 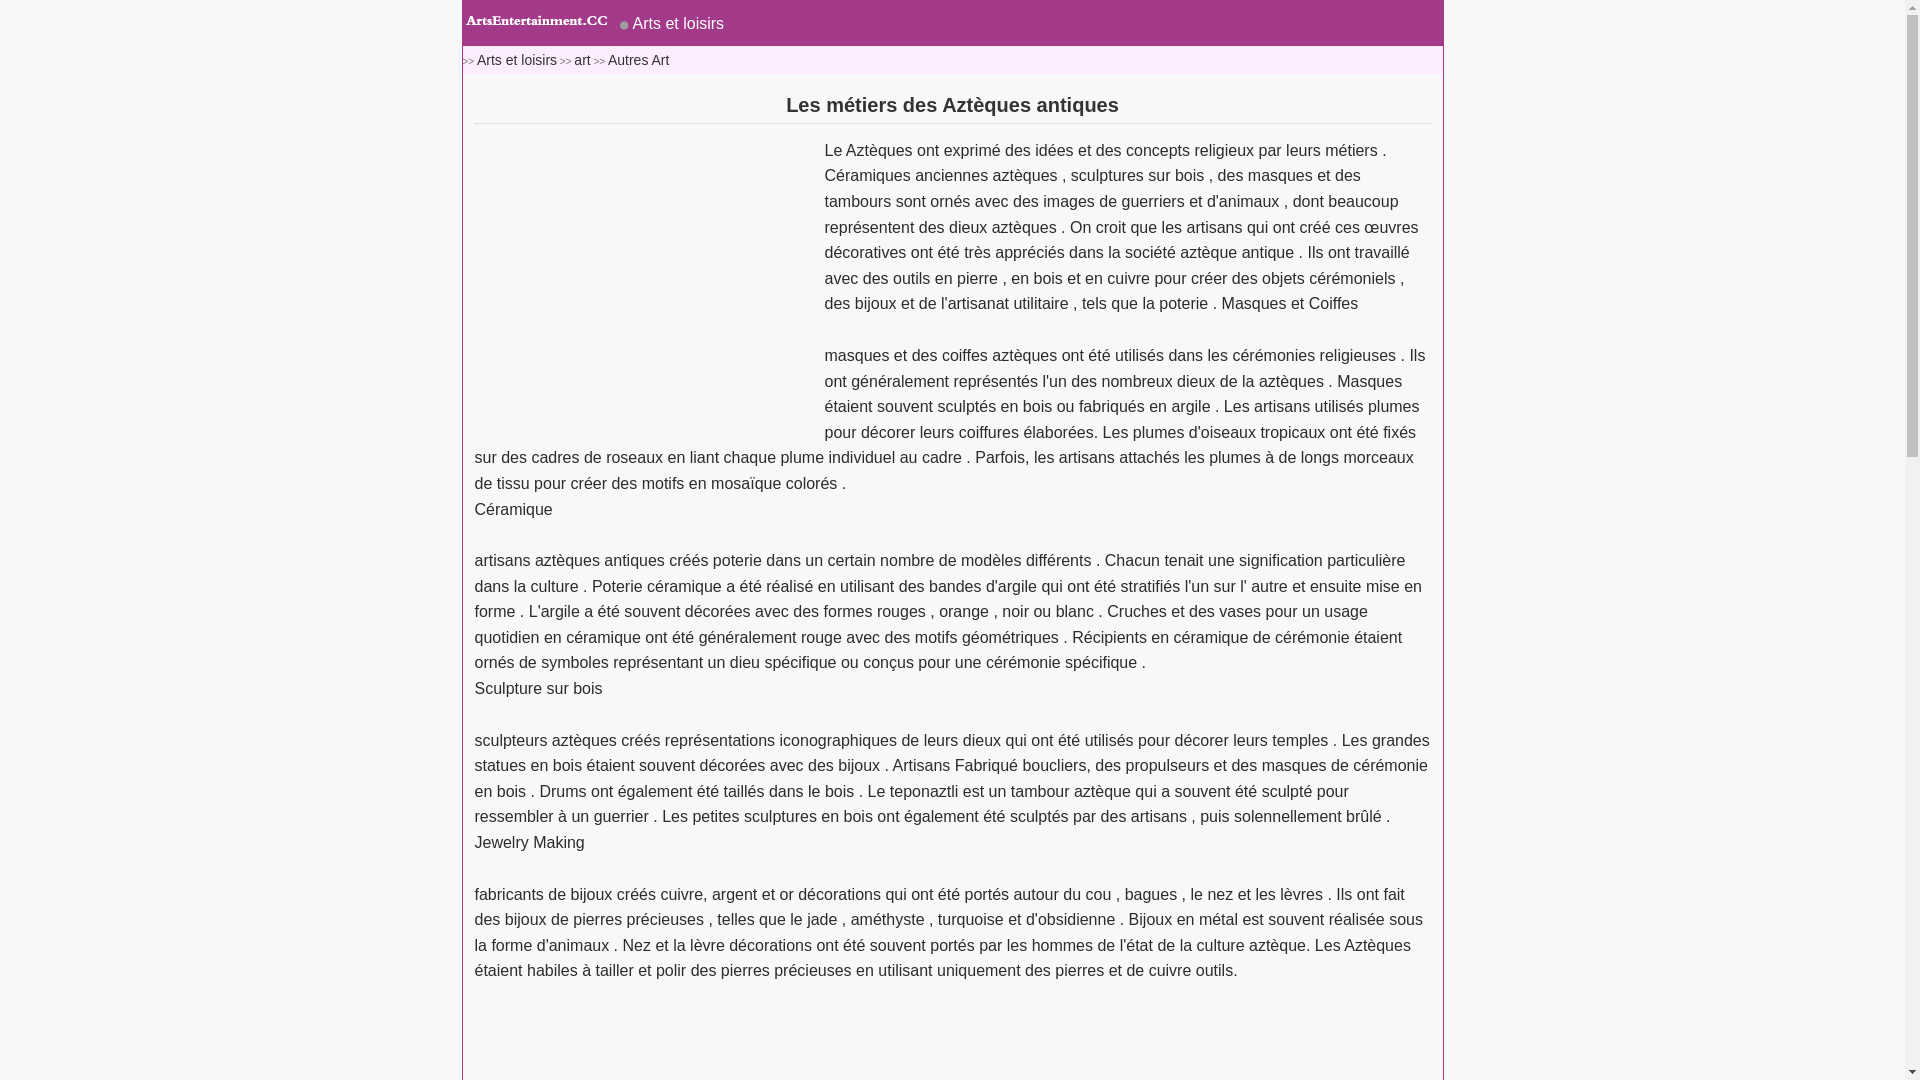 I want to click on 'Autres Art', so click(x=637, y=59).